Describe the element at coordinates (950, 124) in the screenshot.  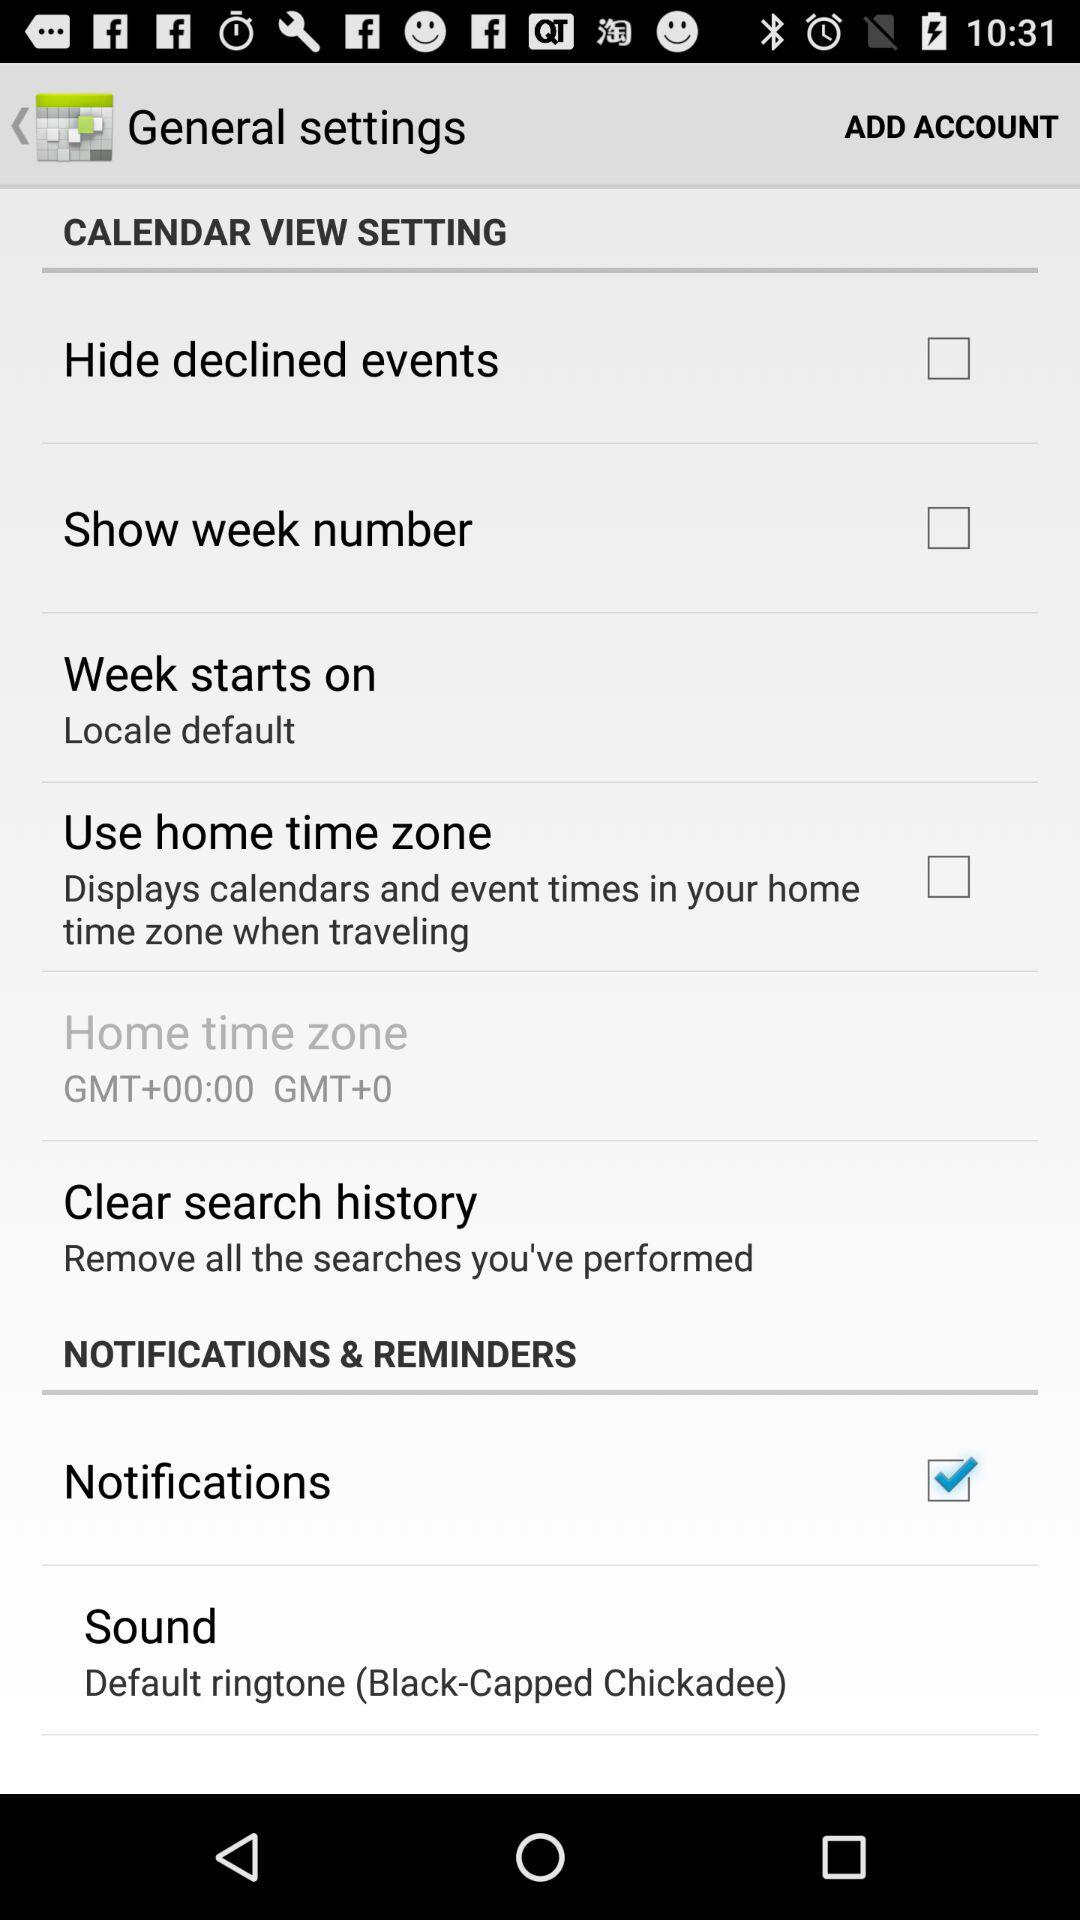
I see `the icon above the calendar view setting icon` at that location.